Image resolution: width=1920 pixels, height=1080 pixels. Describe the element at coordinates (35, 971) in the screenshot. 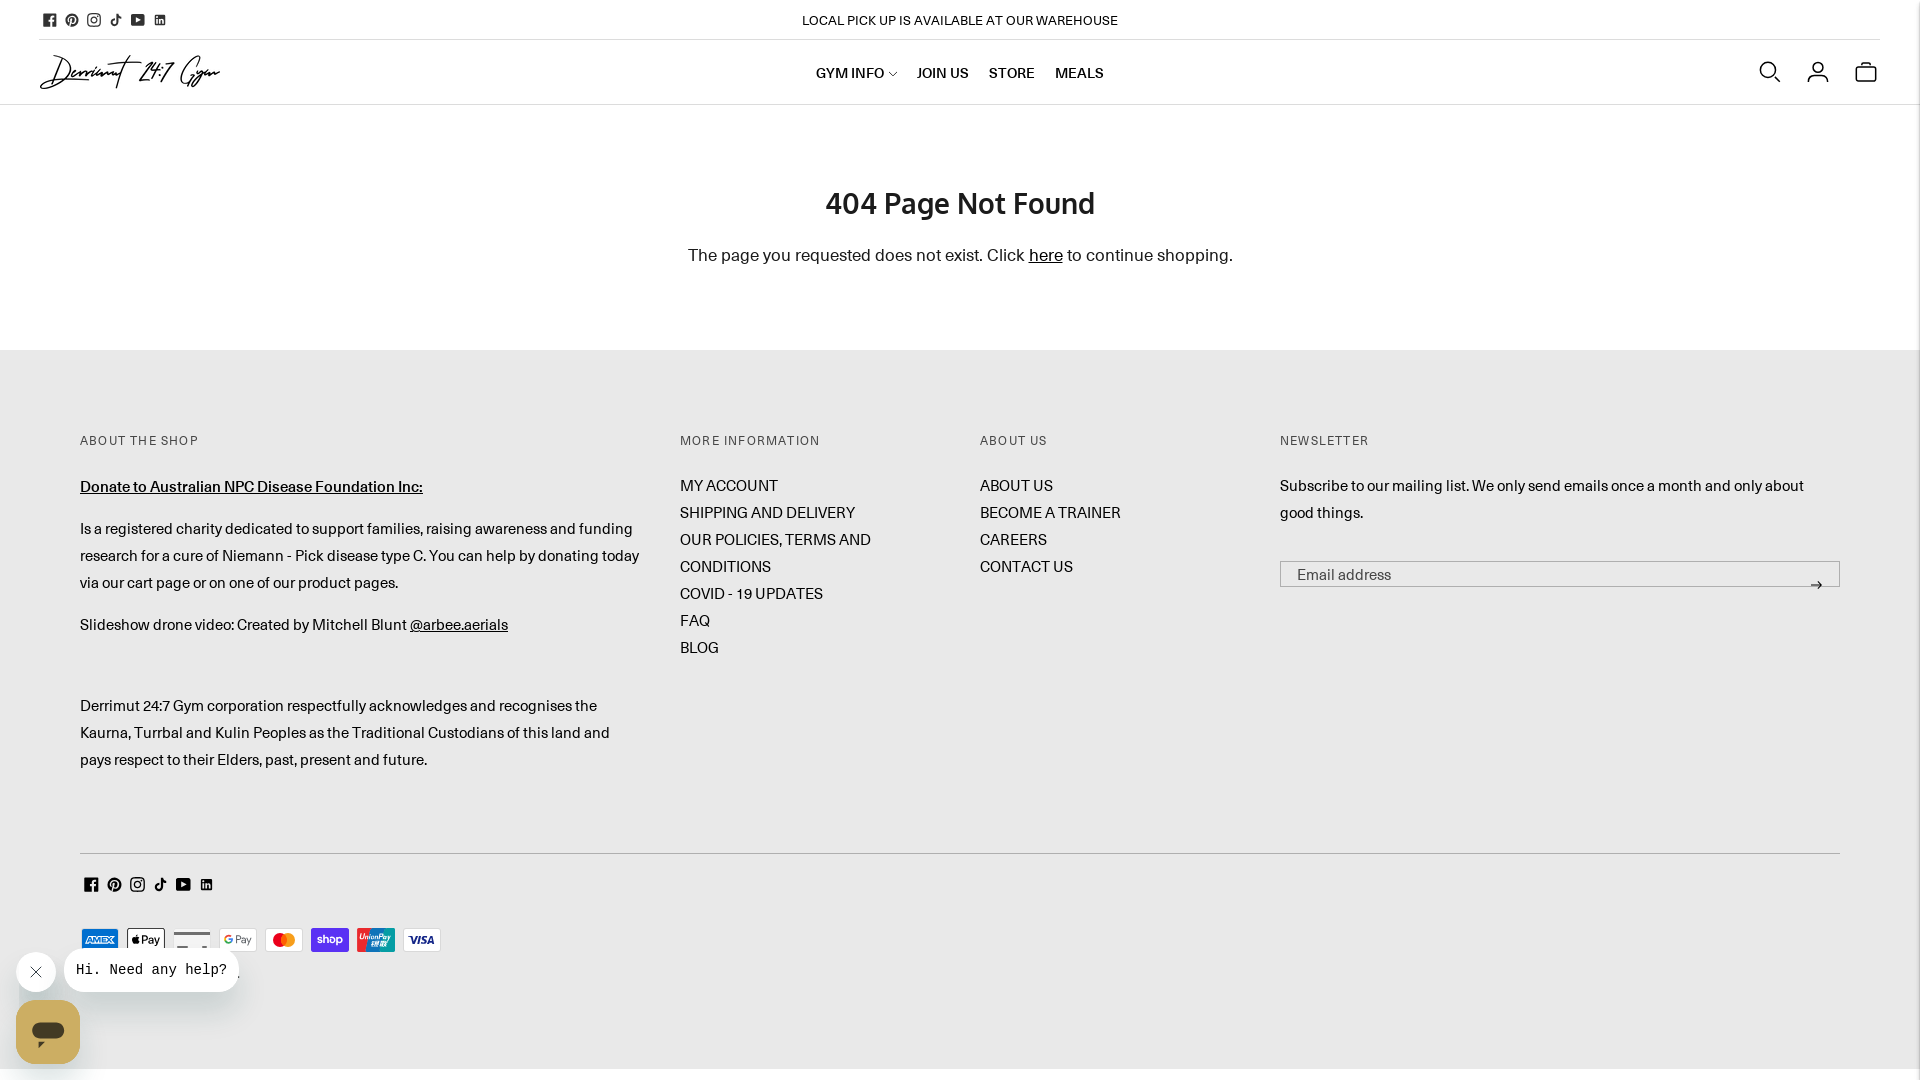

I see `'Close message'` at that location.